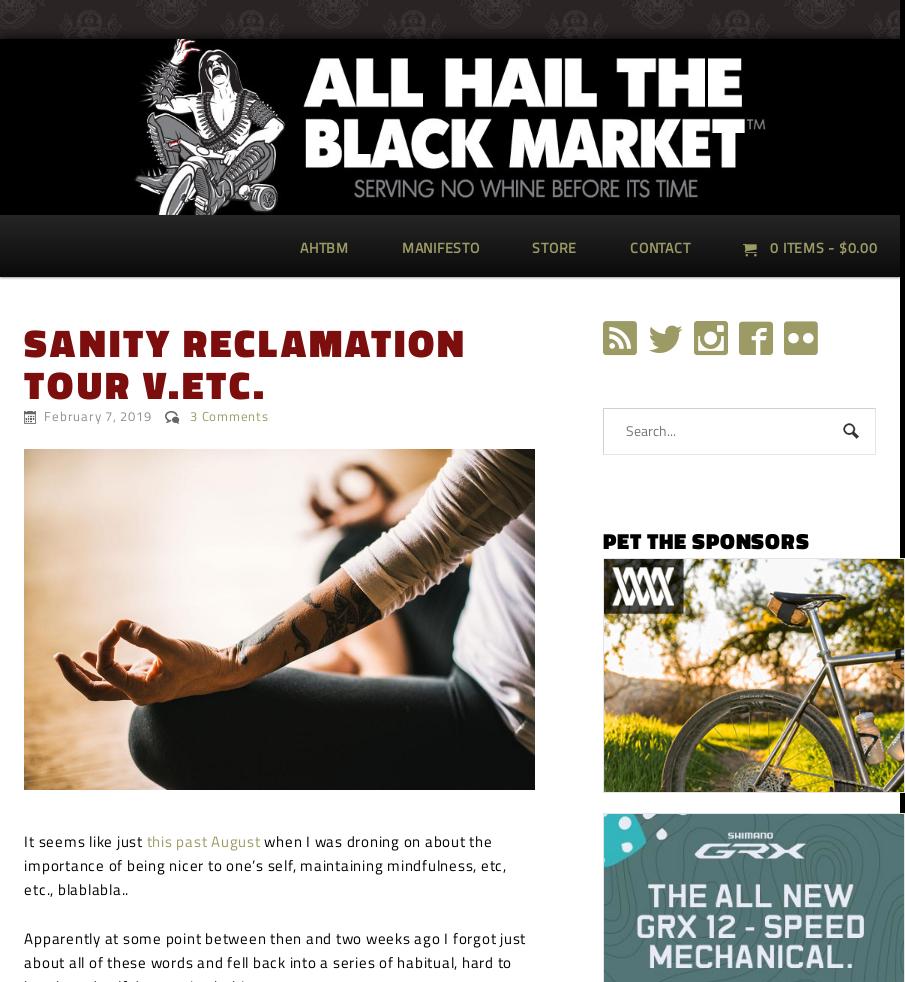  Describe the element at coordinates (97, 416) in the screenshot. I see `'February 7, 2019'` at that location.